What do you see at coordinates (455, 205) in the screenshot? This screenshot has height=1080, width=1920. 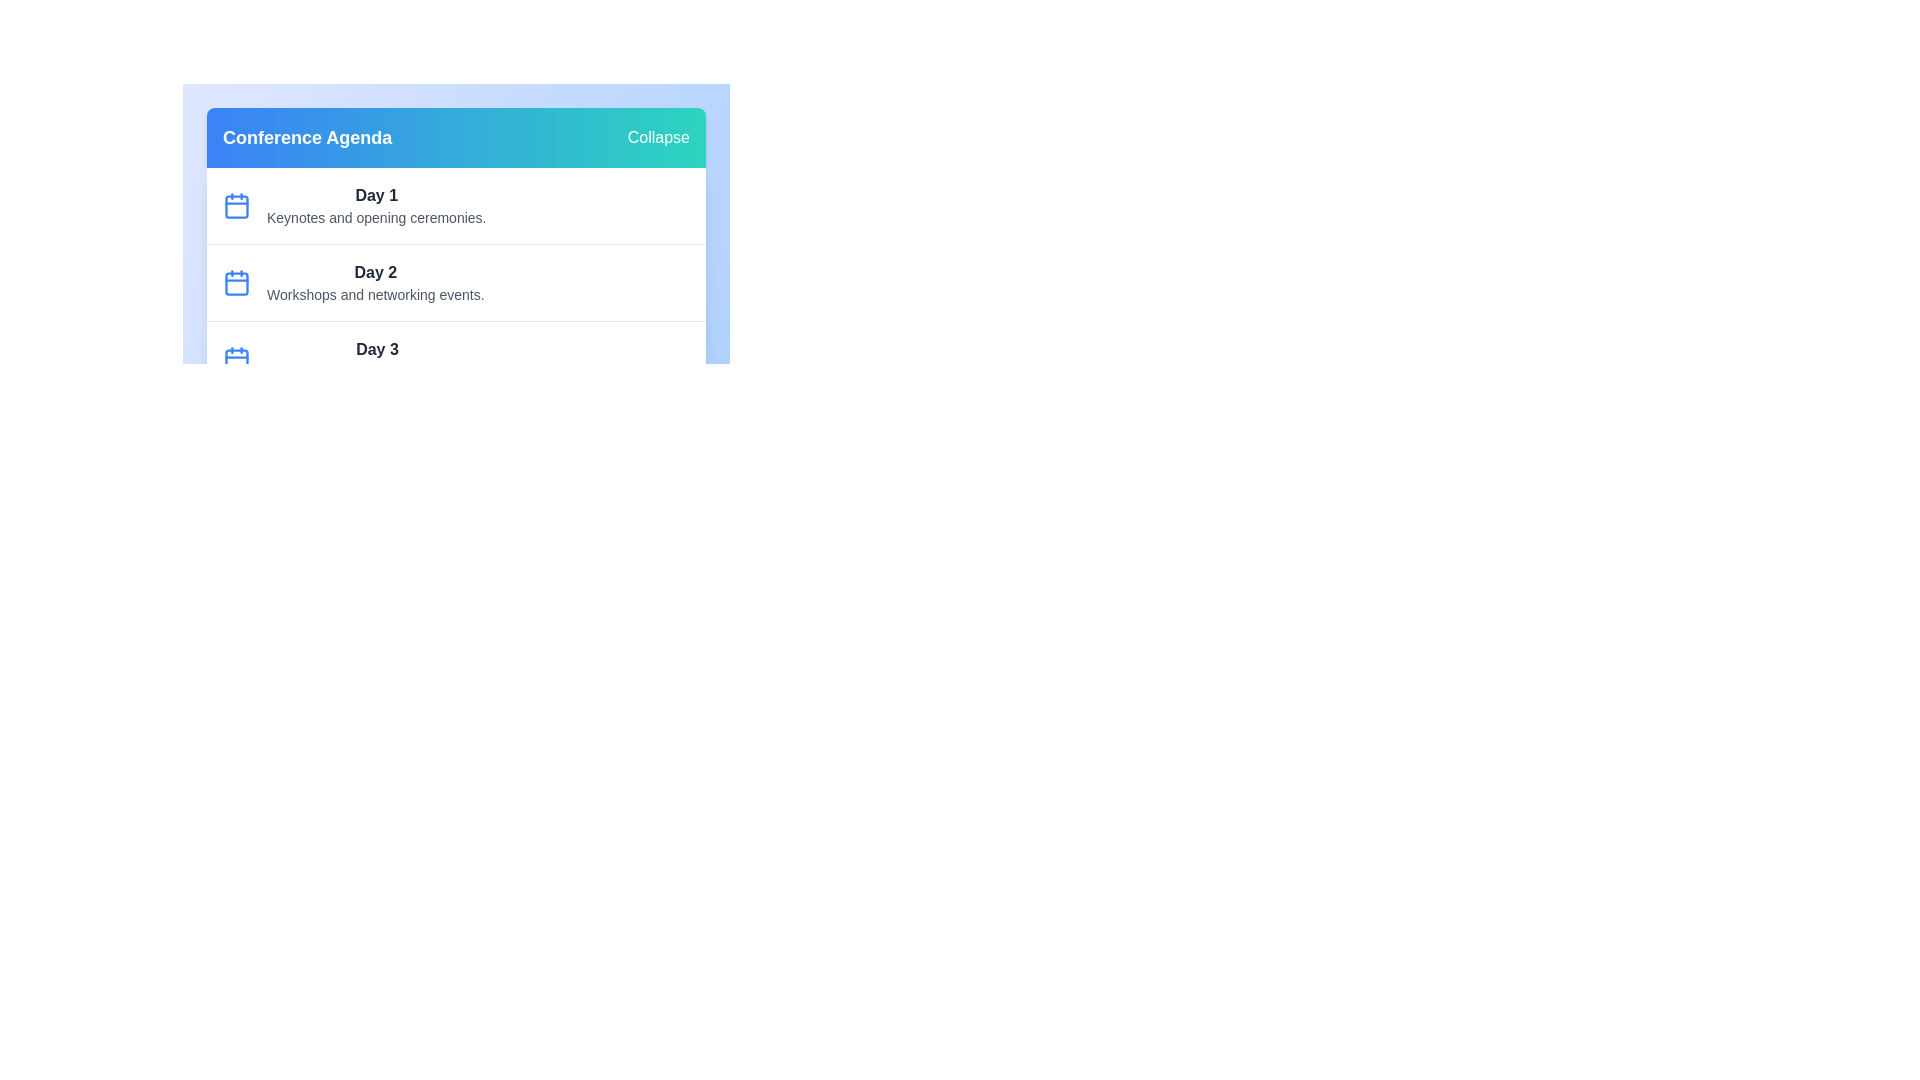 I see `the agenda item for Day 1` at bounding box center [455, 205].